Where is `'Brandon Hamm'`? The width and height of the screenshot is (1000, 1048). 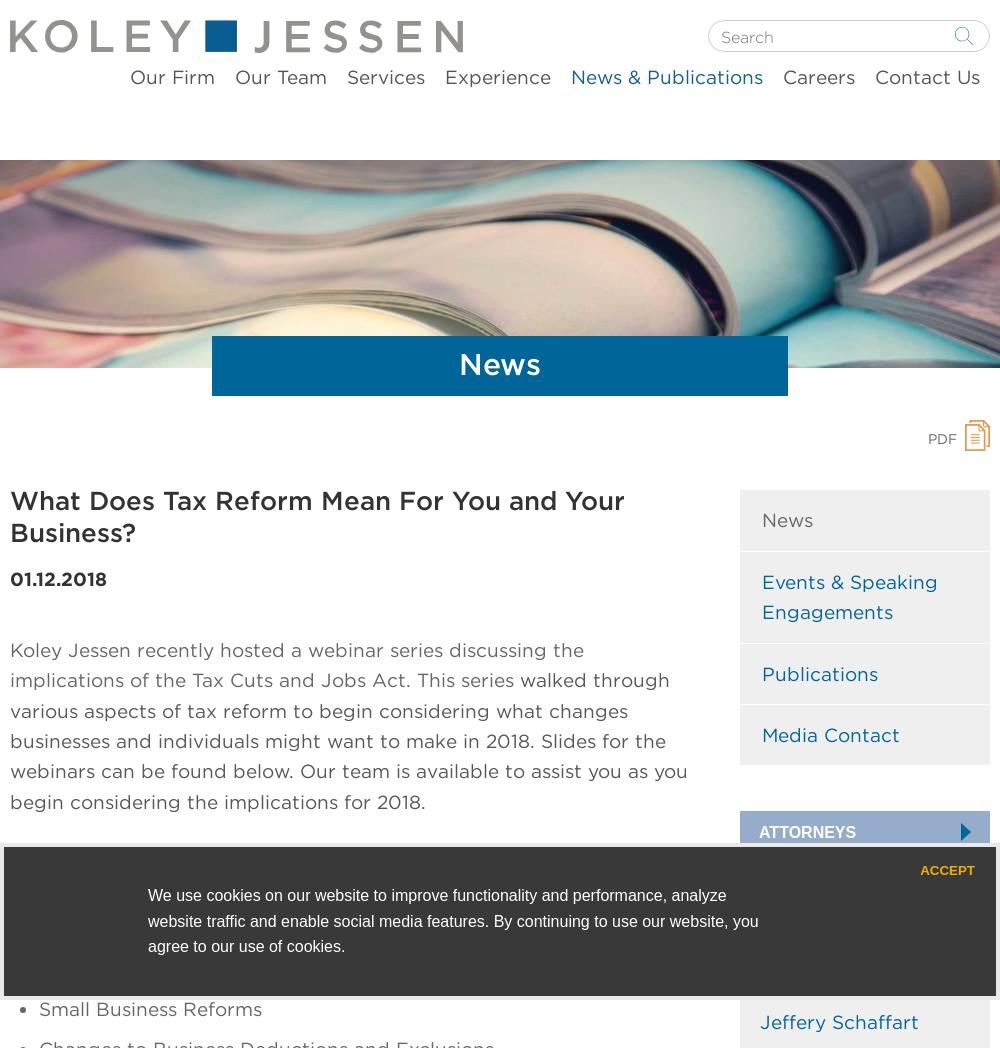 'Brandon Hamm' is located at coordinates (760, 935).